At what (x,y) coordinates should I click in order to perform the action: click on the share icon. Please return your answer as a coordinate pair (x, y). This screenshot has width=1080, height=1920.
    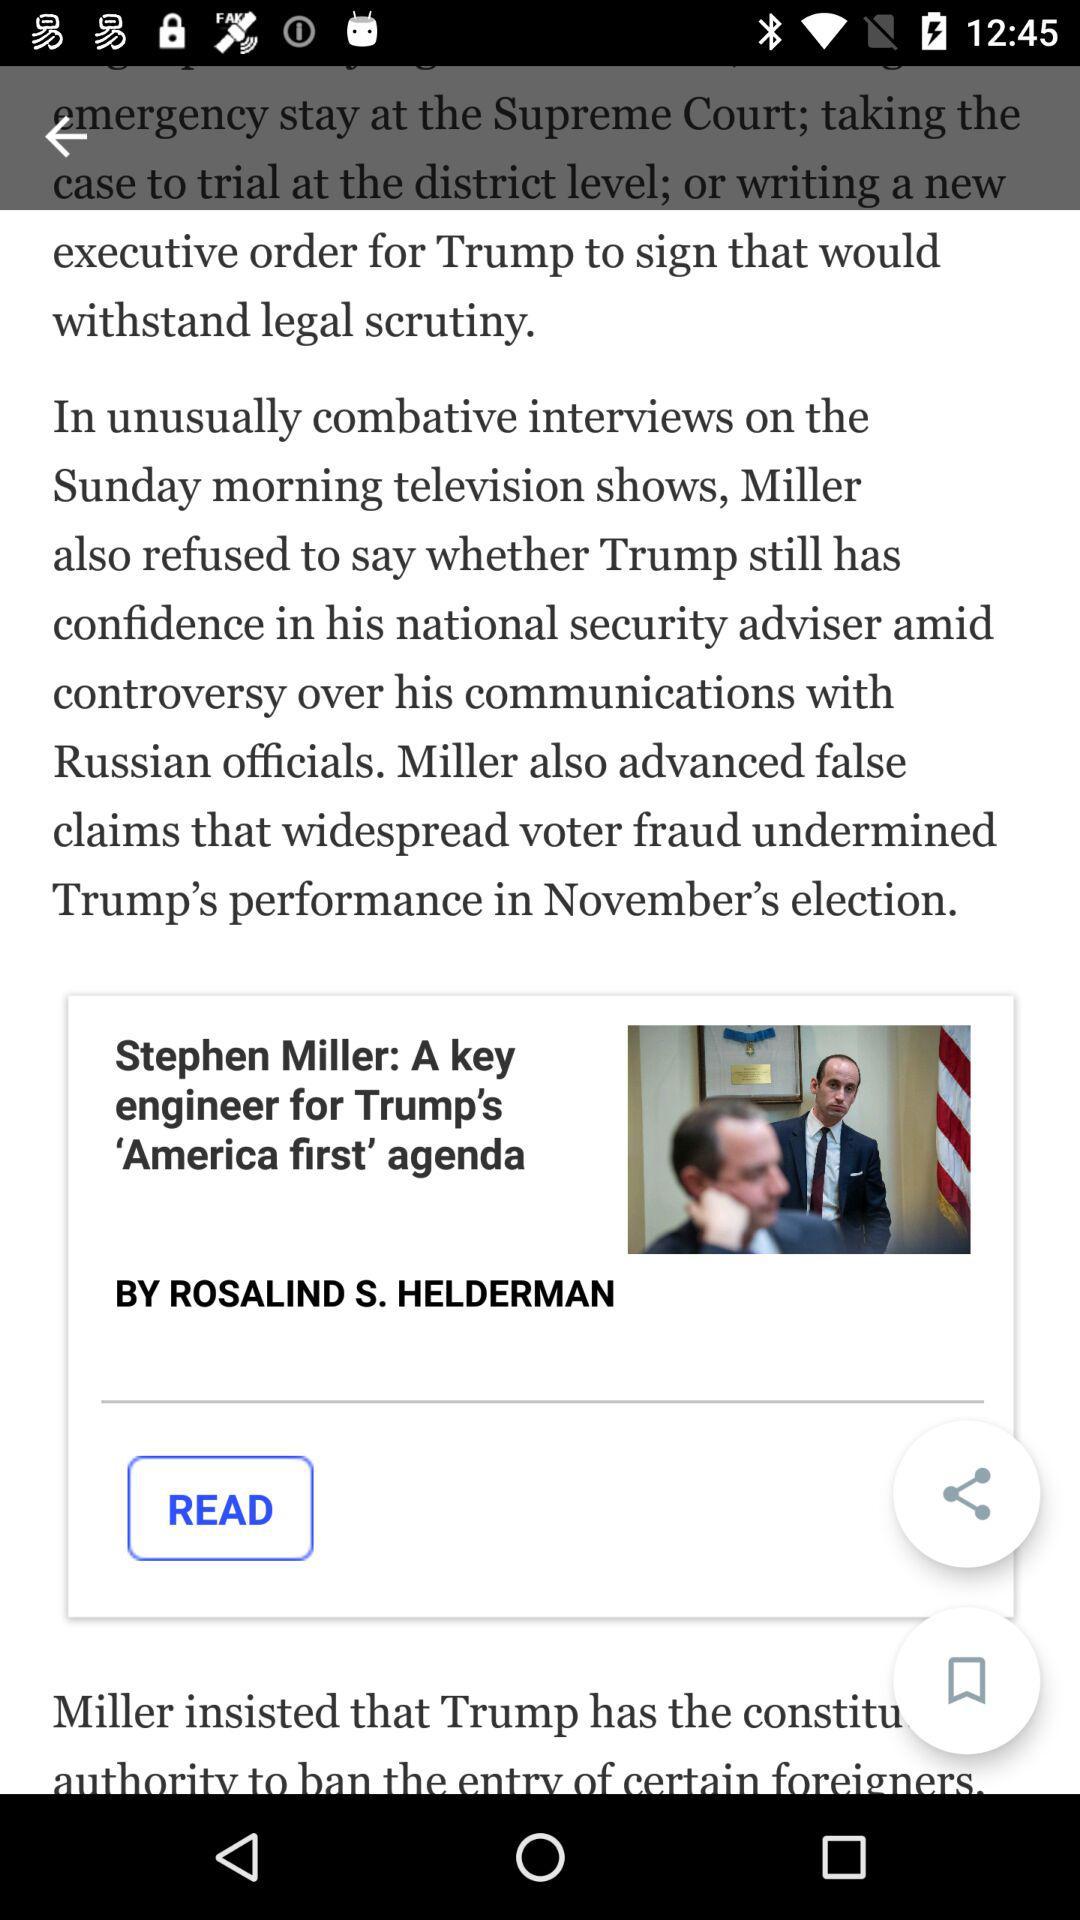
    Looking at the image, I should click on (965, 1493).